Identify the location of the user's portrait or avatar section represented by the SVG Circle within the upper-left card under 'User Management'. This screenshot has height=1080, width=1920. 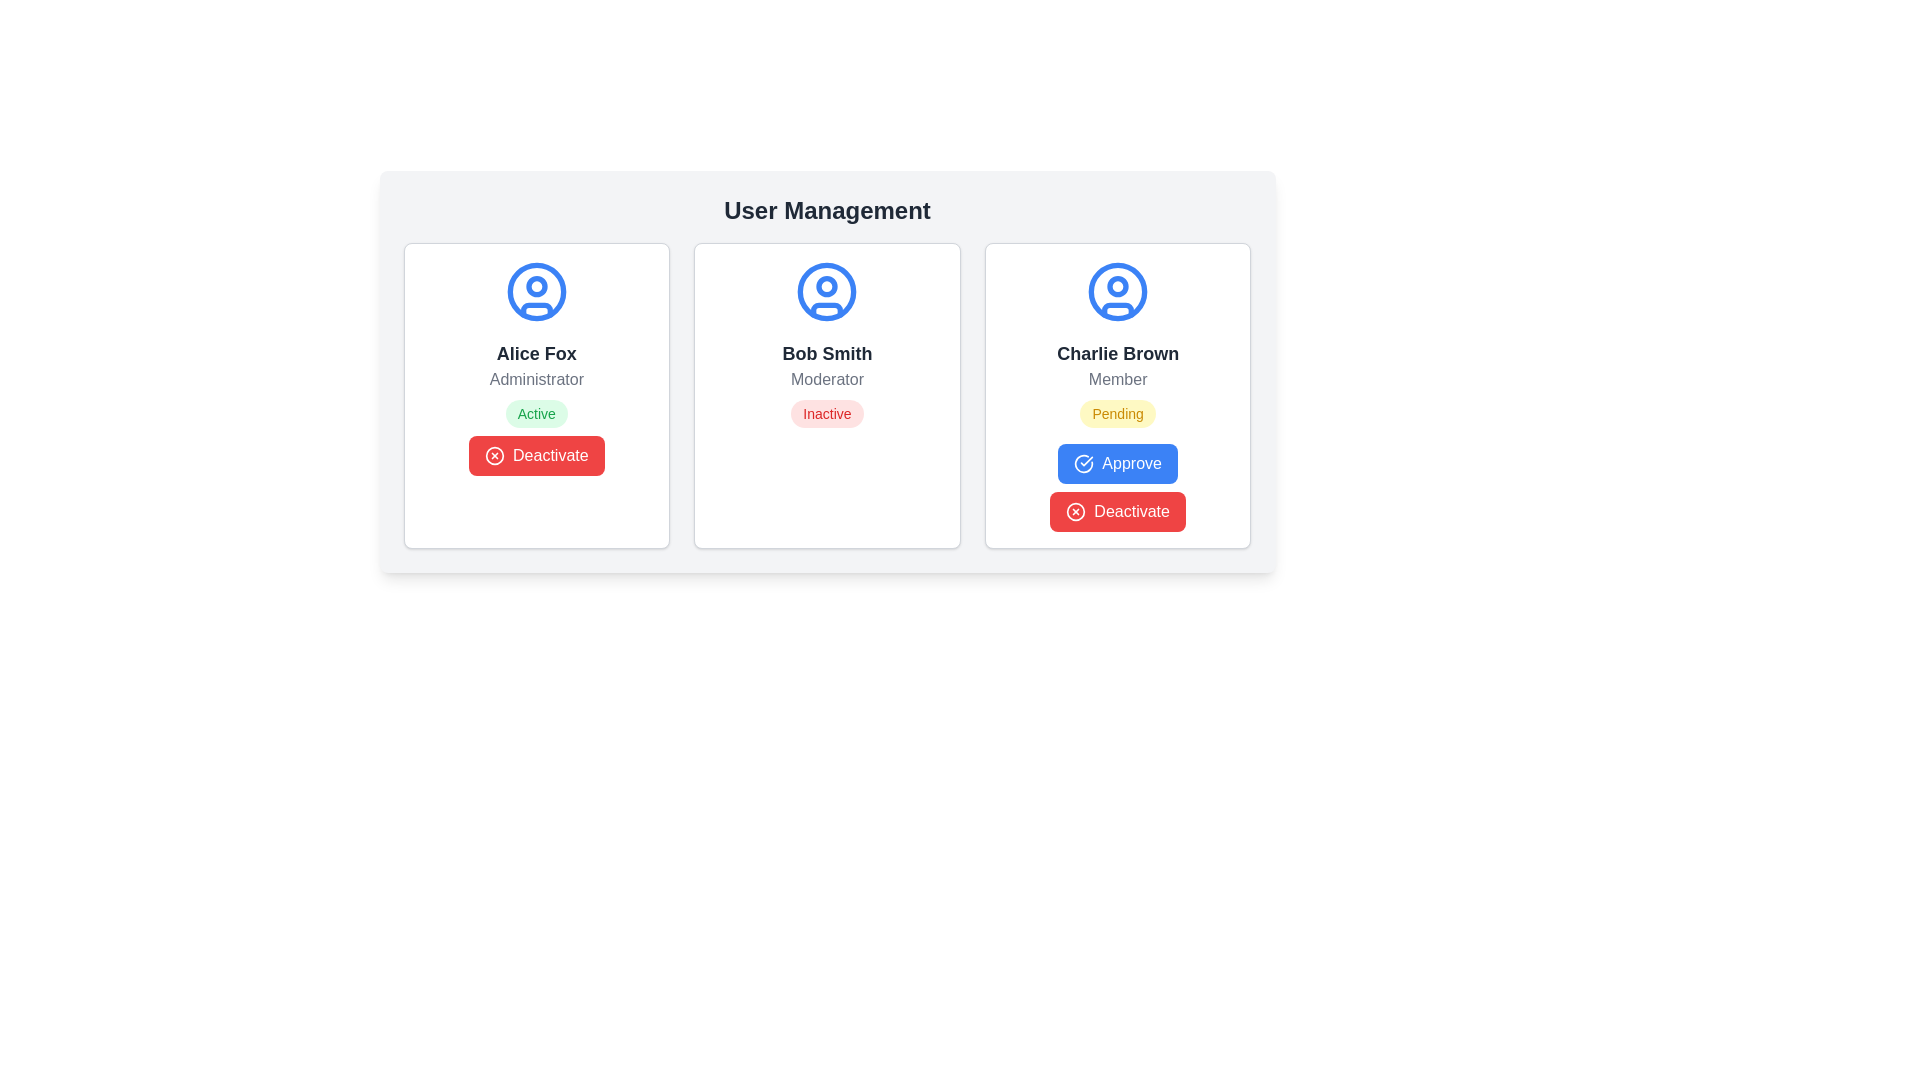
(536, 286).